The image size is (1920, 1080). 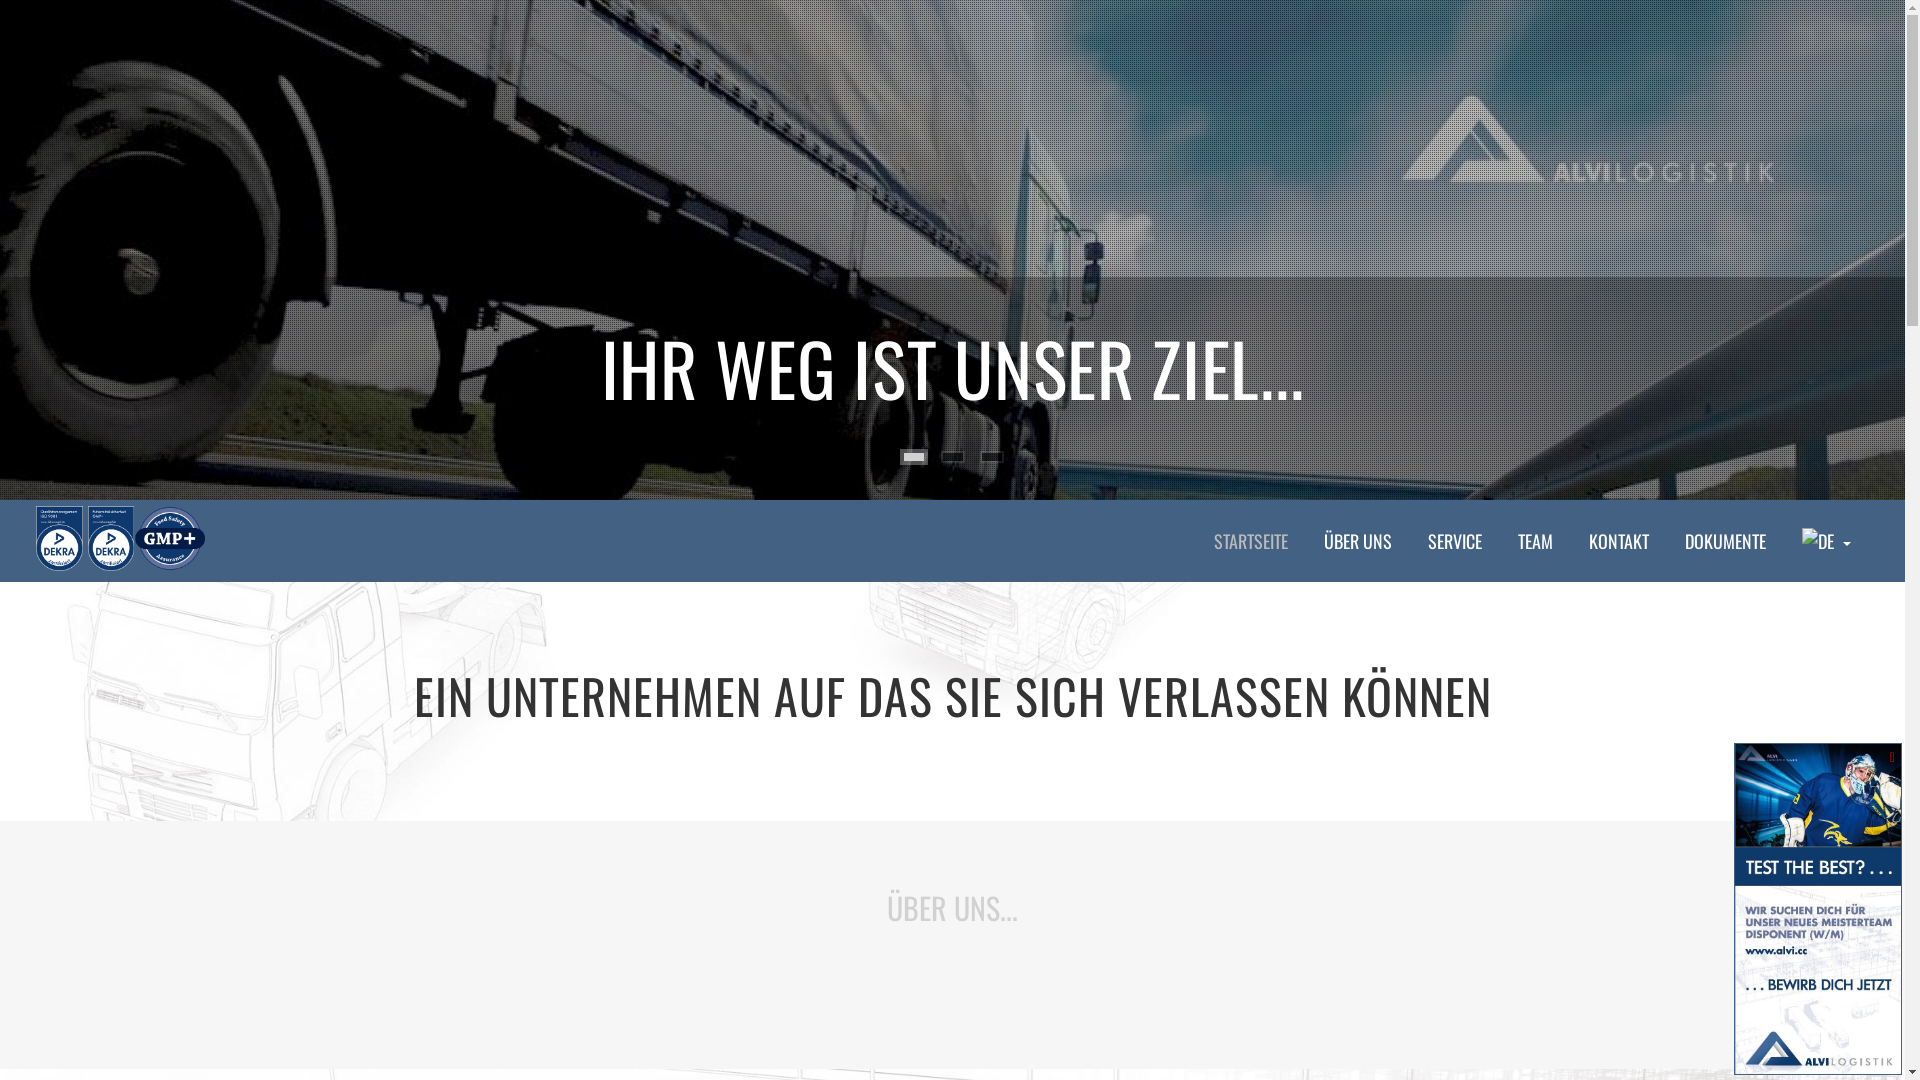 What do you see at coordinates (1534, 540) in the screenshot?
I see `'TEAM'` at bounding box center [1534, 540].